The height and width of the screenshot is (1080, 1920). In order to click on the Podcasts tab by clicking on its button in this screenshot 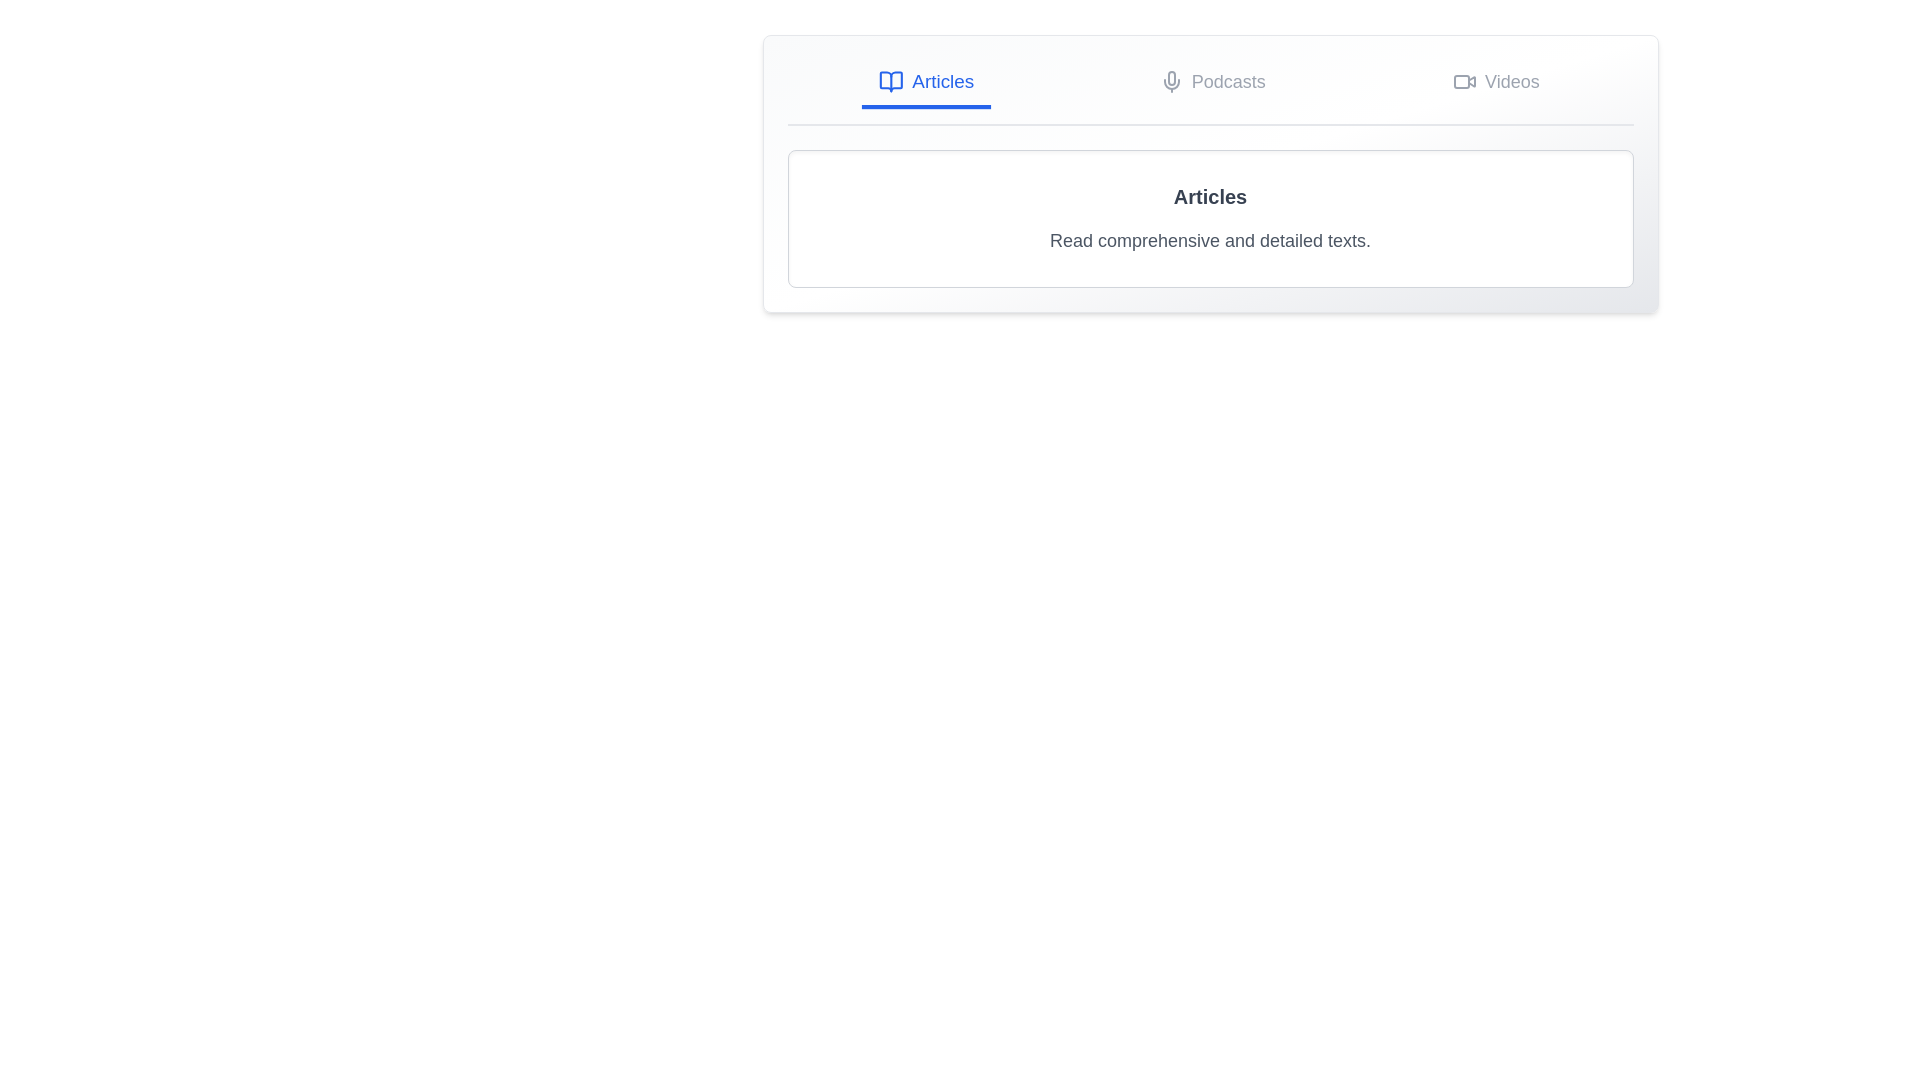, I will do `click(1211, 83)`.